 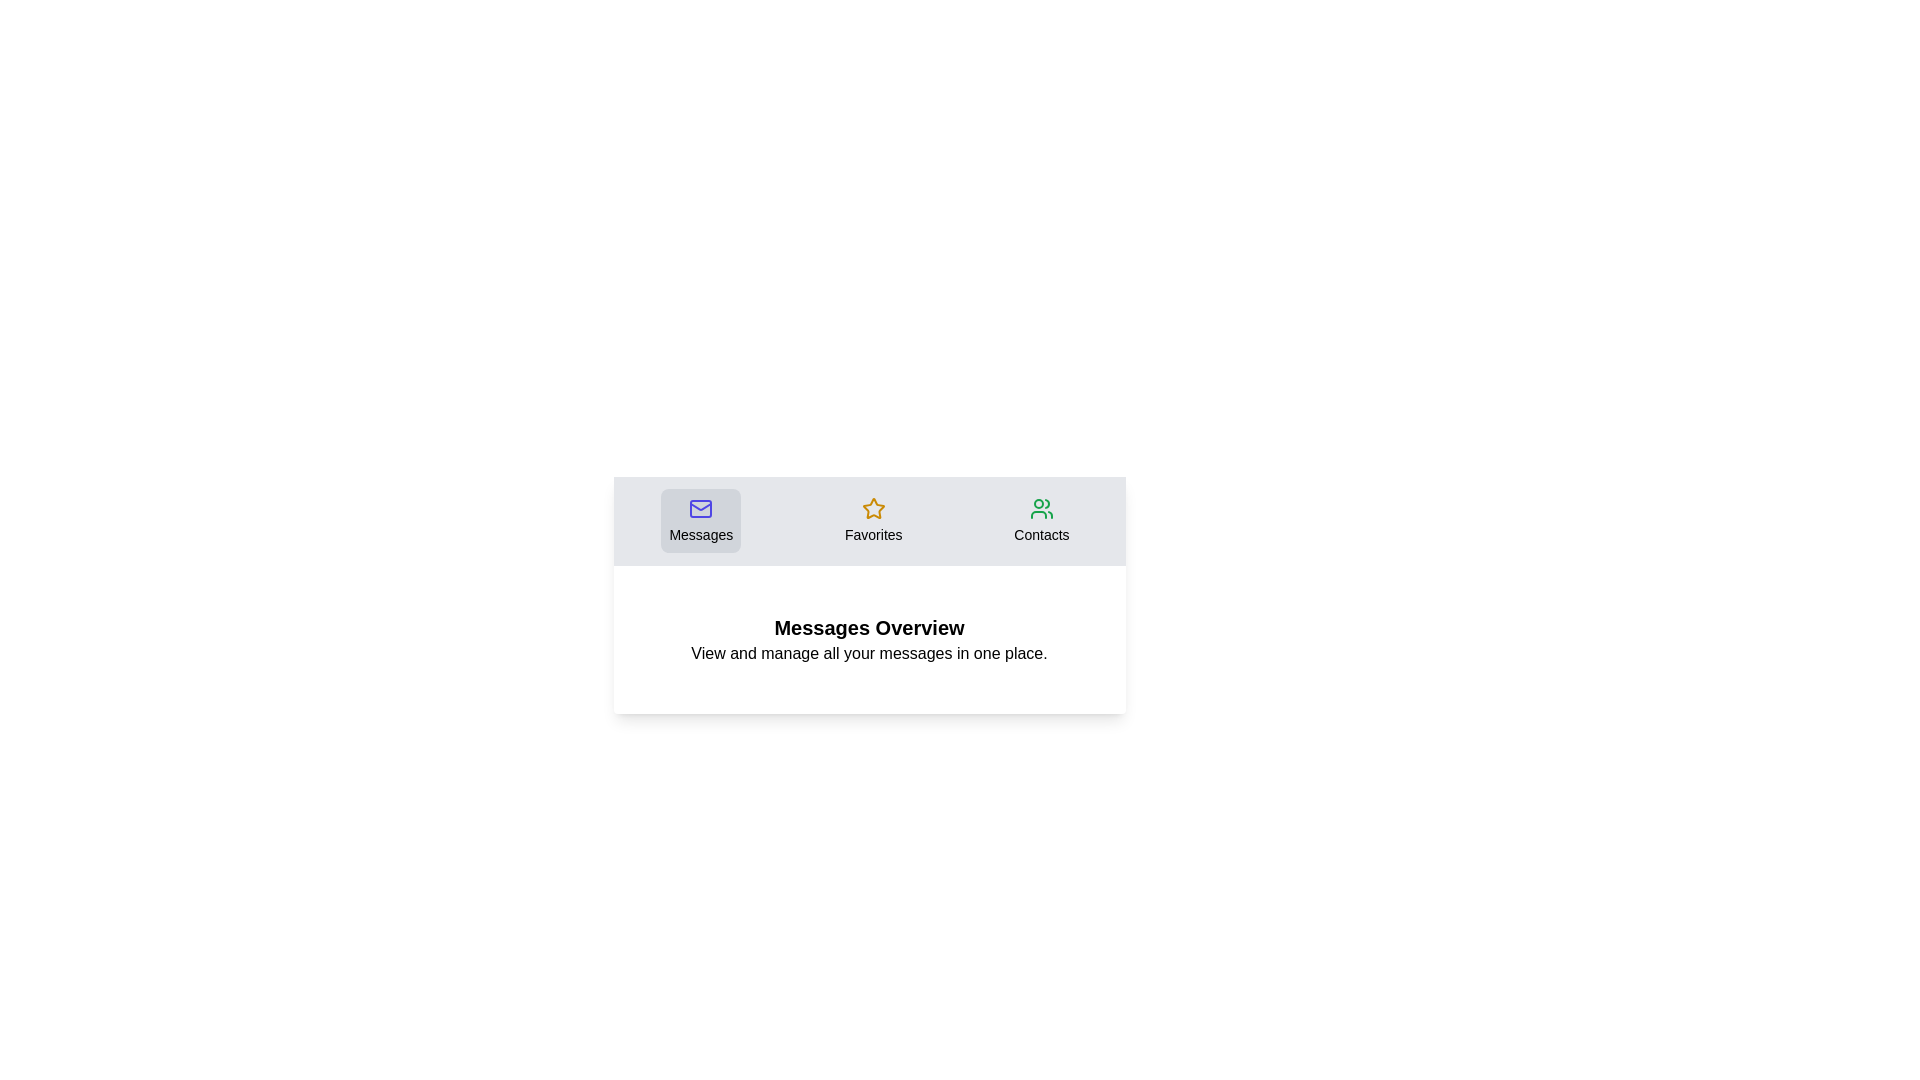 I want to click on the Favorites tab, so click(x=873, y=519).